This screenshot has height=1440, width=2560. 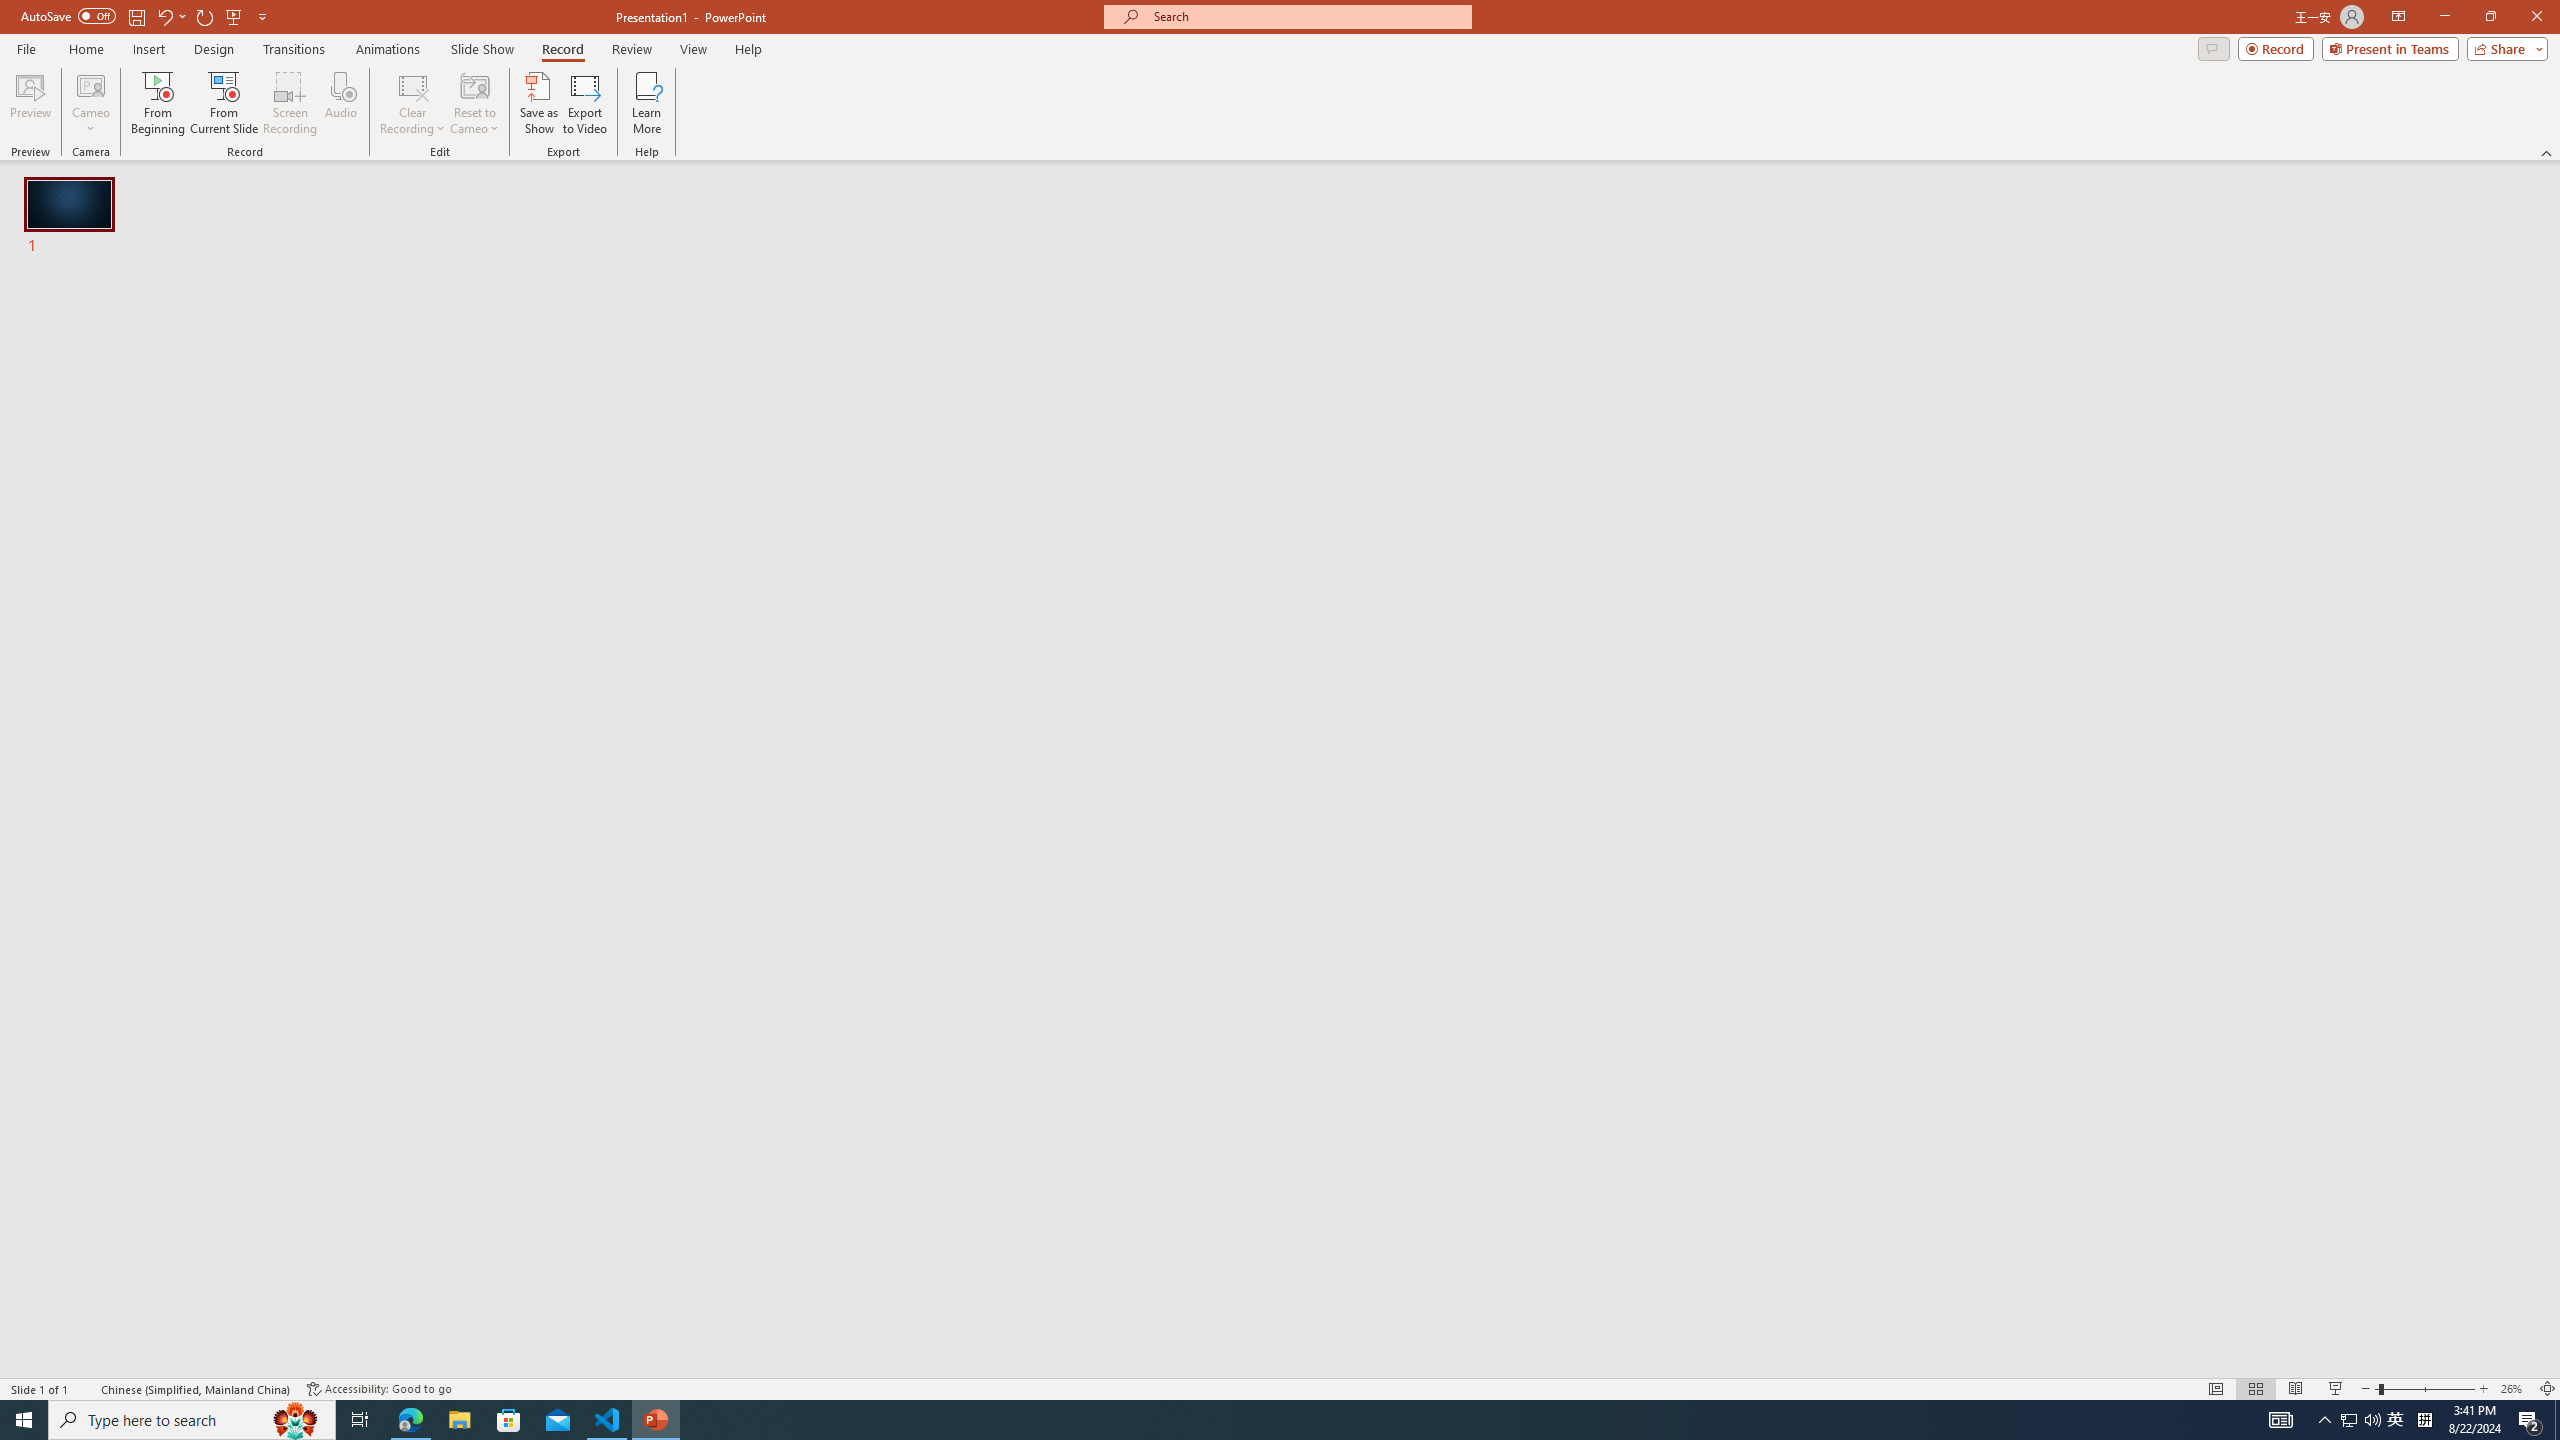 What do you see at coordinates (2515, 1389) in the screenshot?
I see `'Zoom 26%'` at bounding box center [2515, 1389].